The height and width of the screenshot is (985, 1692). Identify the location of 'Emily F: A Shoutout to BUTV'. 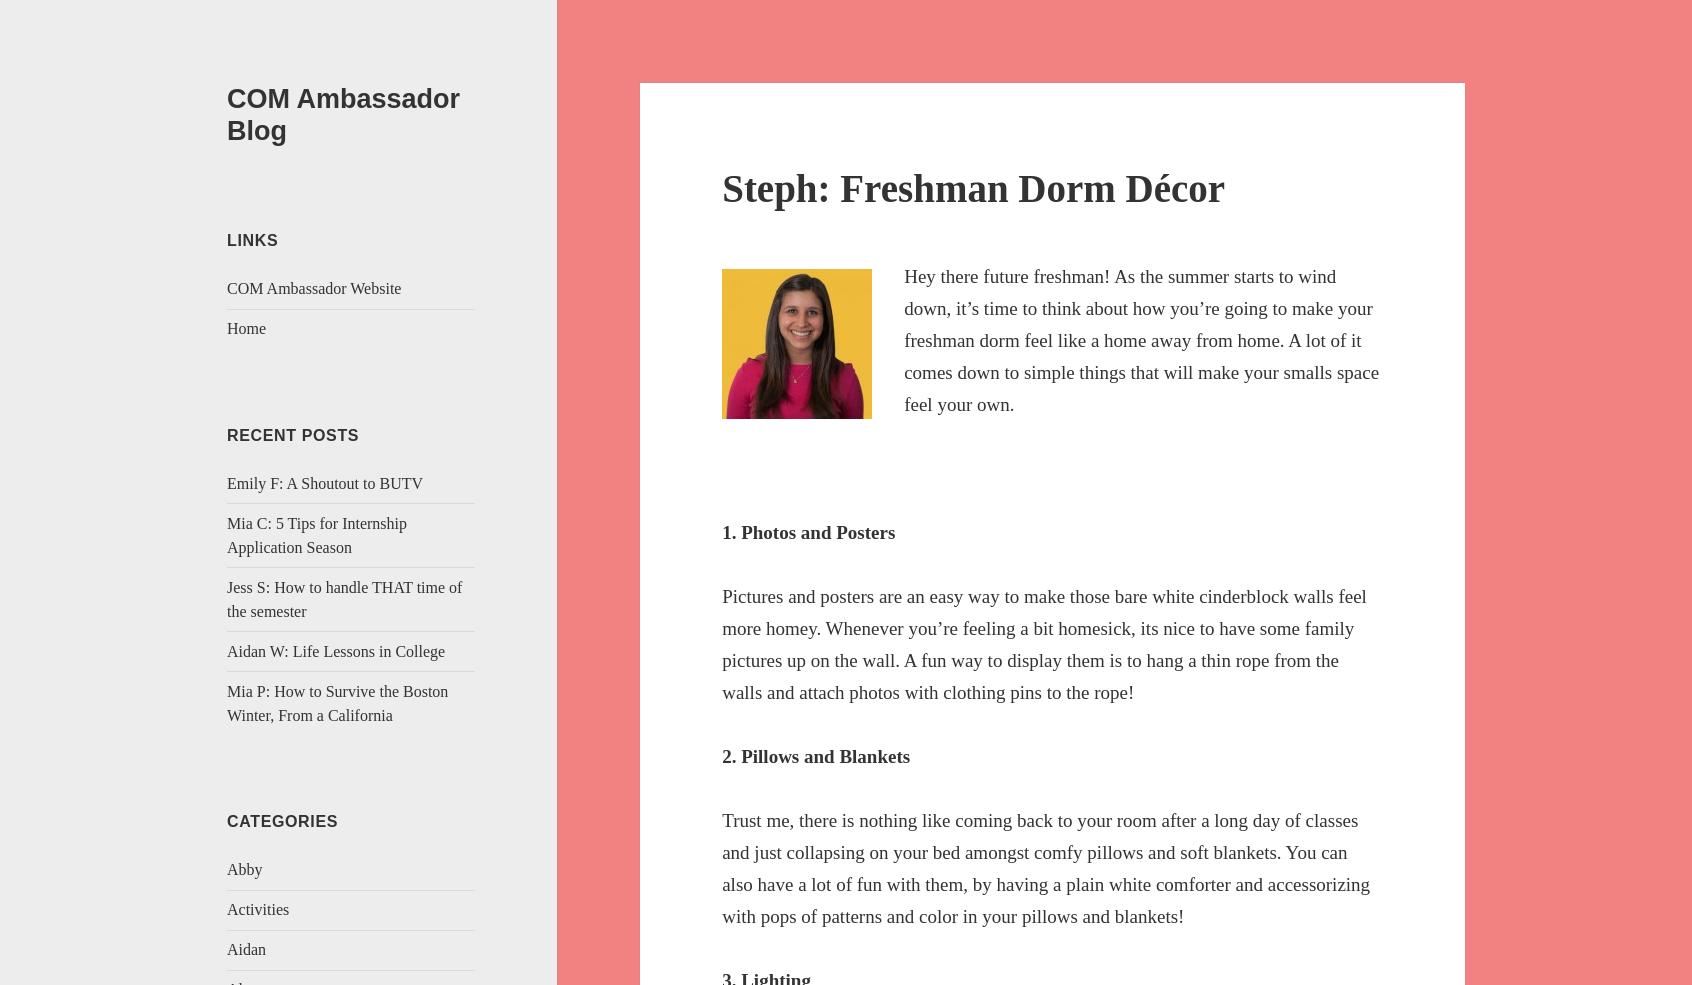
(324, 481).